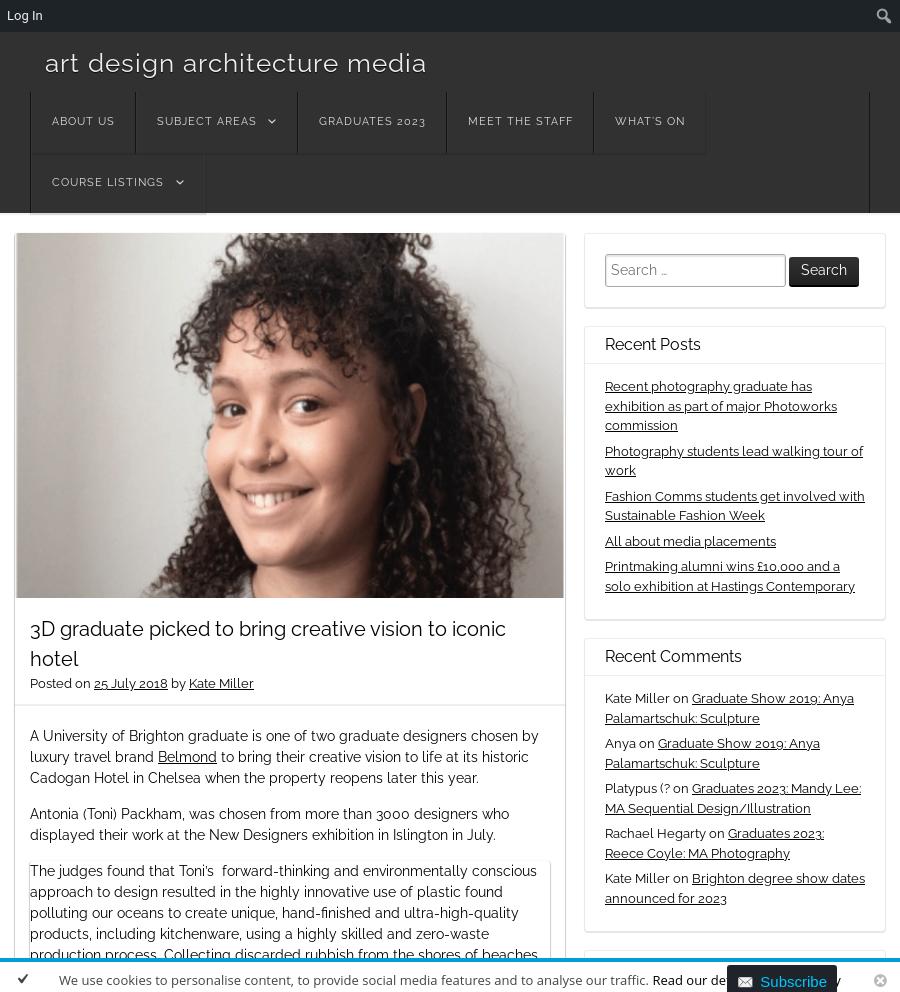  I want to click on 'Menu', so click(89, 127).